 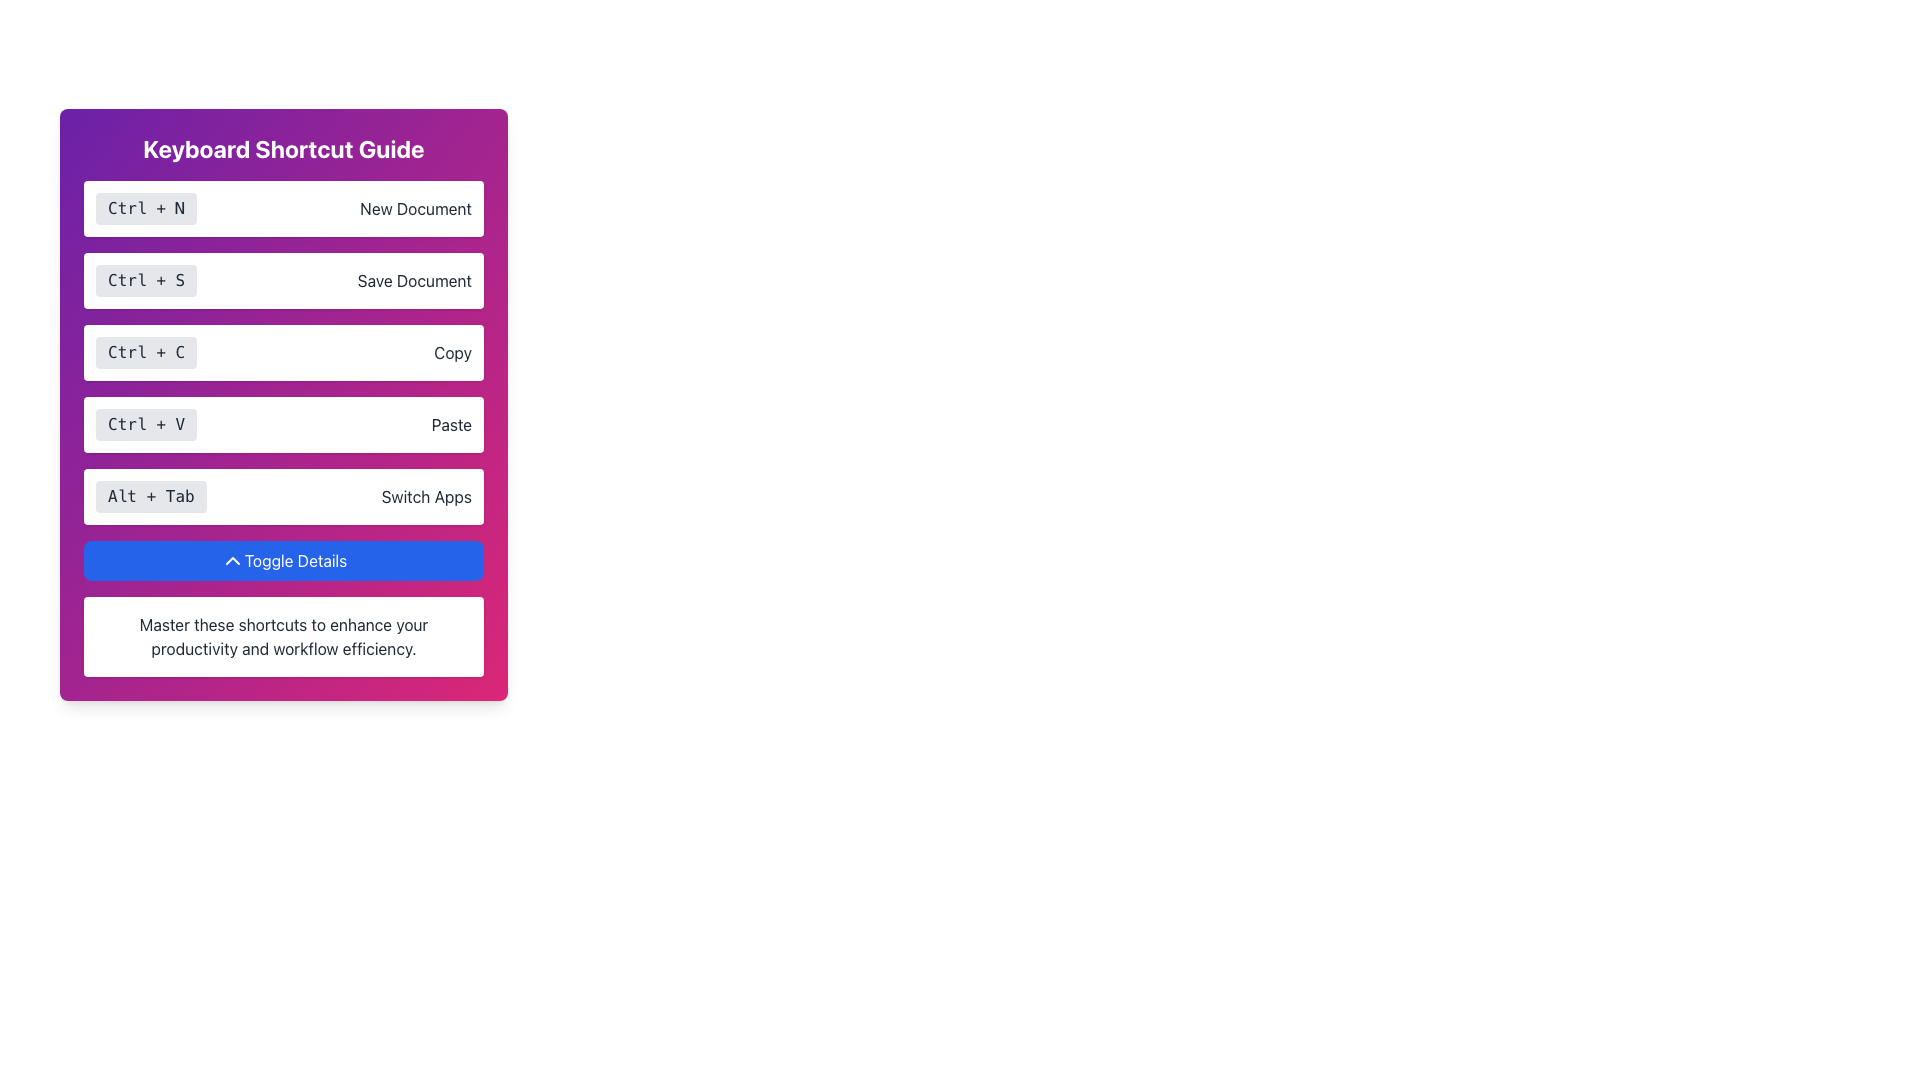 What do you see at coordinates (145, 281) in the screenshot?
I see `the non-interactive styled text label displaying the keyboard shortcut 'Ctrl + S' in the purple panel titled 'Keyboard Shortcut Guide'` at bounding box center [145, 281].